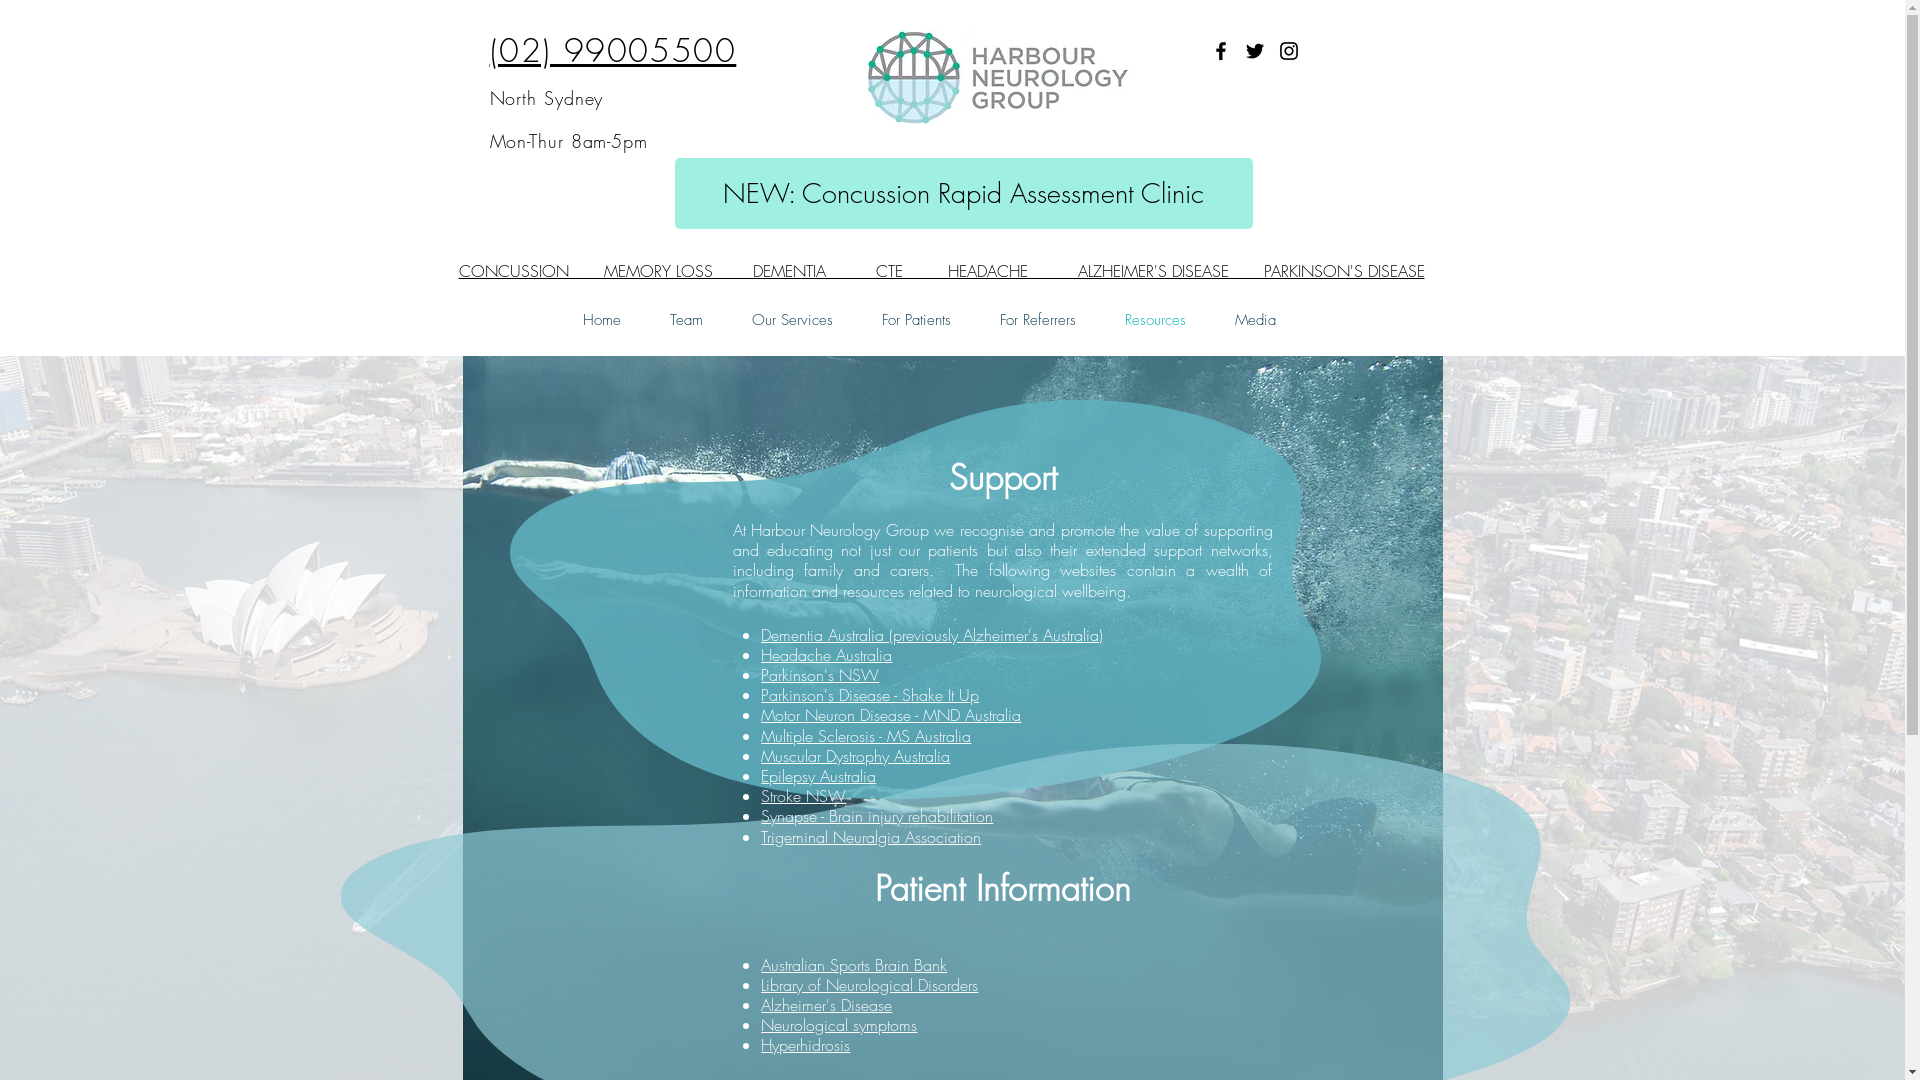 Image resolution: width=1920 pixels, height=1080 pixels. I want to click on 'NEW: Concussion Rapid Assessment Clinic', so click(963, 193).